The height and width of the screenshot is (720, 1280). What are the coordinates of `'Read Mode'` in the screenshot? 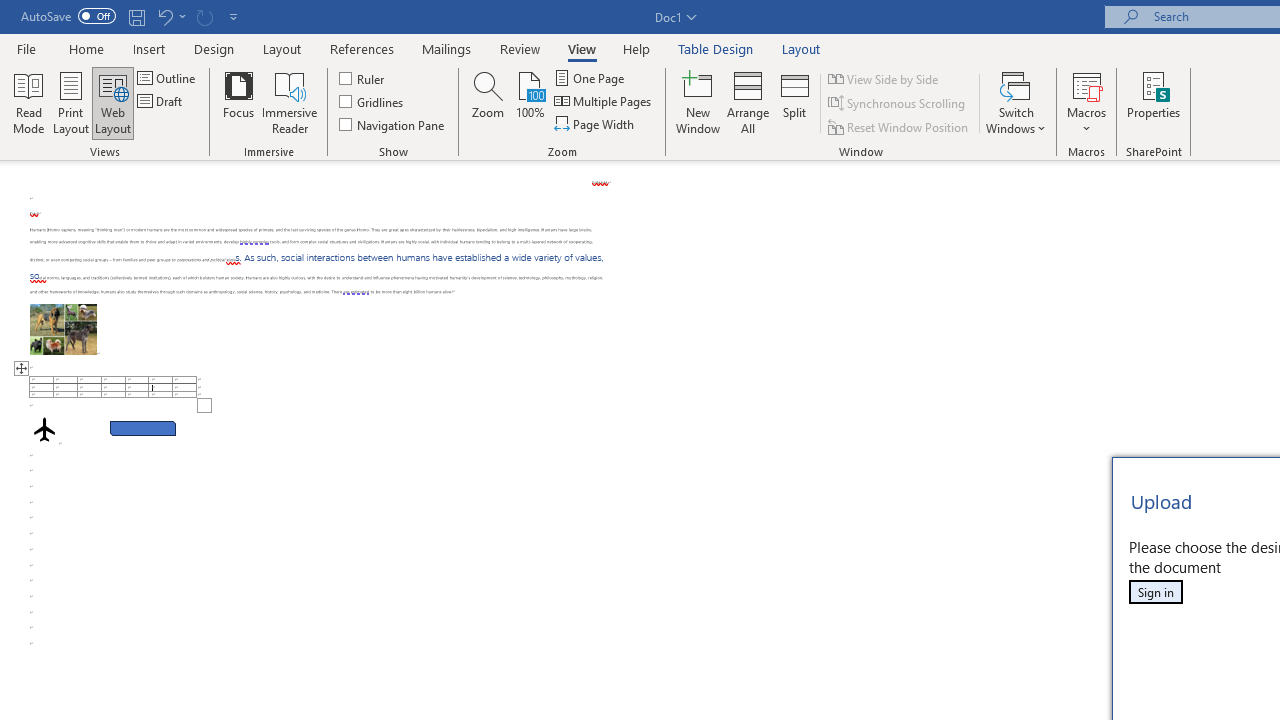 It's located at (28, 103).